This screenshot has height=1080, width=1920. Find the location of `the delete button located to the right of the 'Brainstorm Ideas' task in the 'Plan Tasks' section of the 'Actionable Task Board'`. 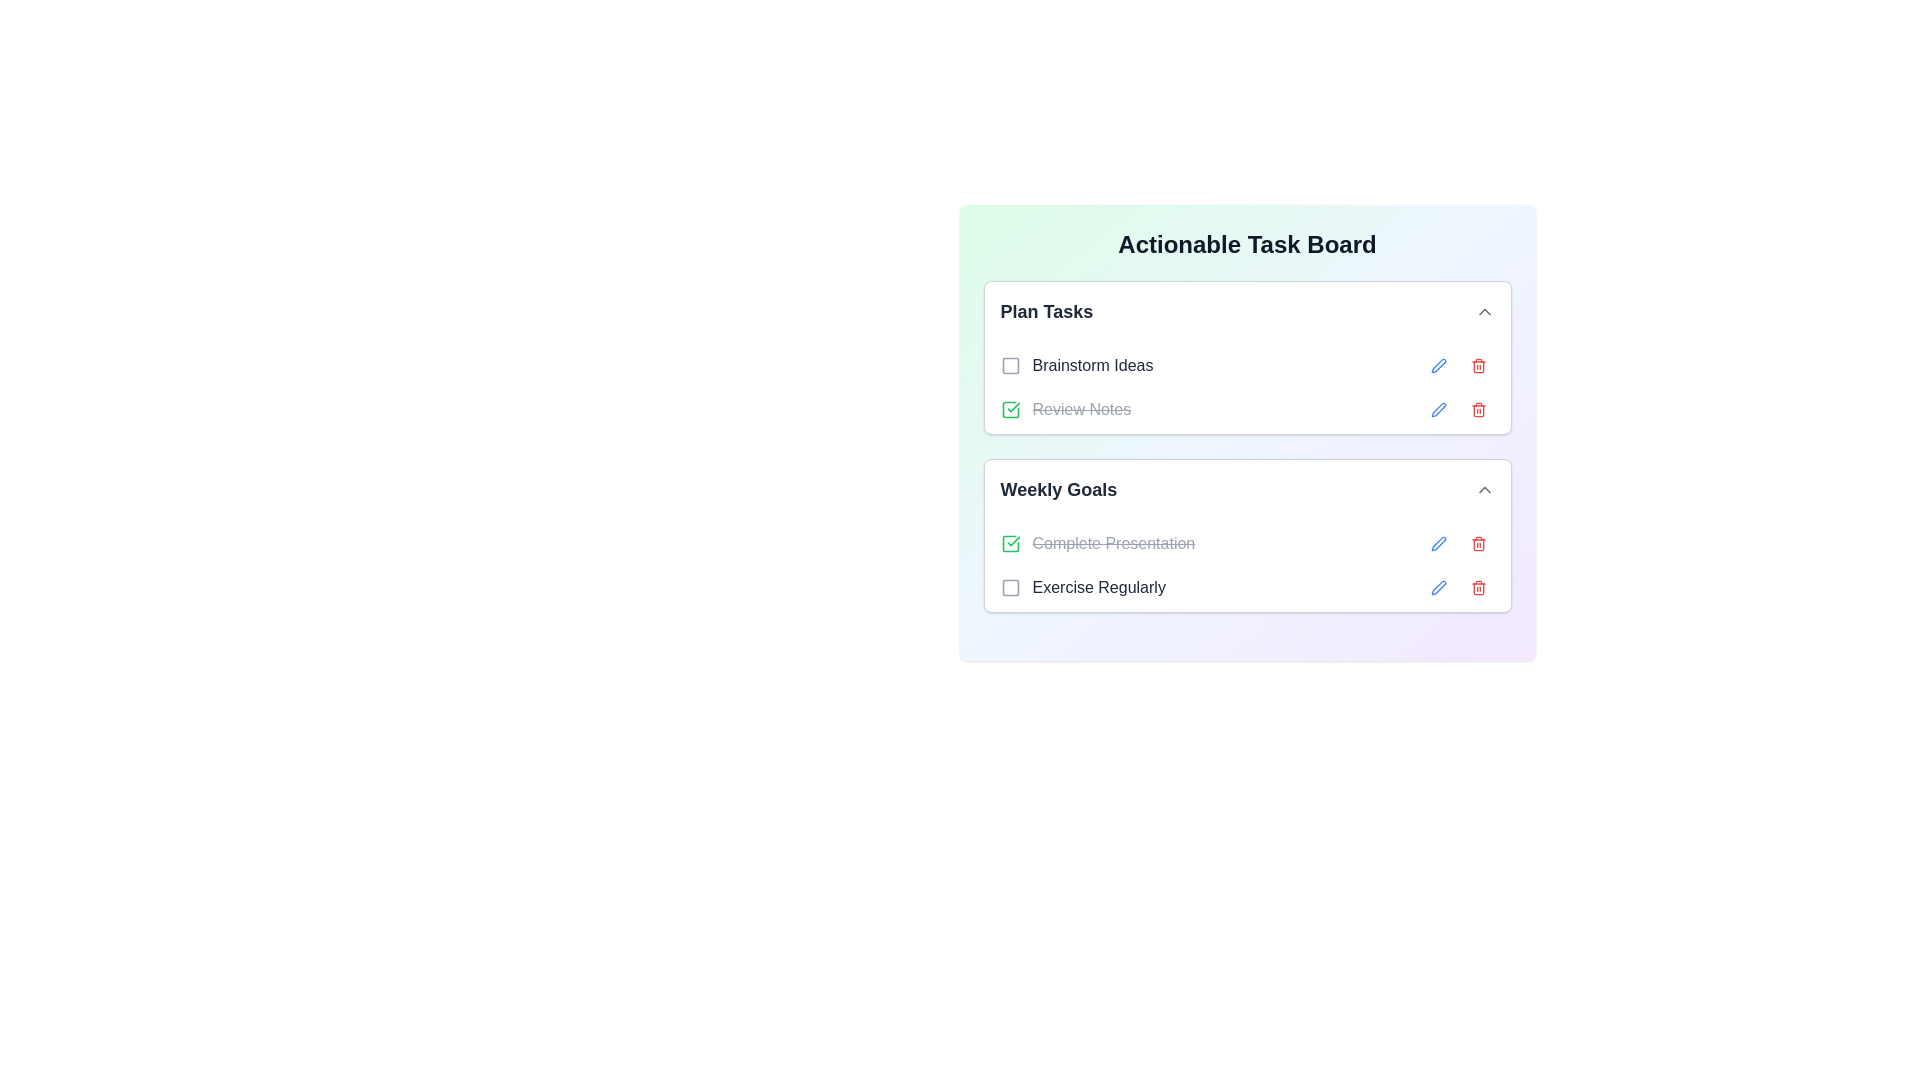

the delete button located to the right of the 'Brainstorm Ideas' task in the 'Plan Tasks' section of the 'Actionable Task Board' is located at coordinates (1478, 366).